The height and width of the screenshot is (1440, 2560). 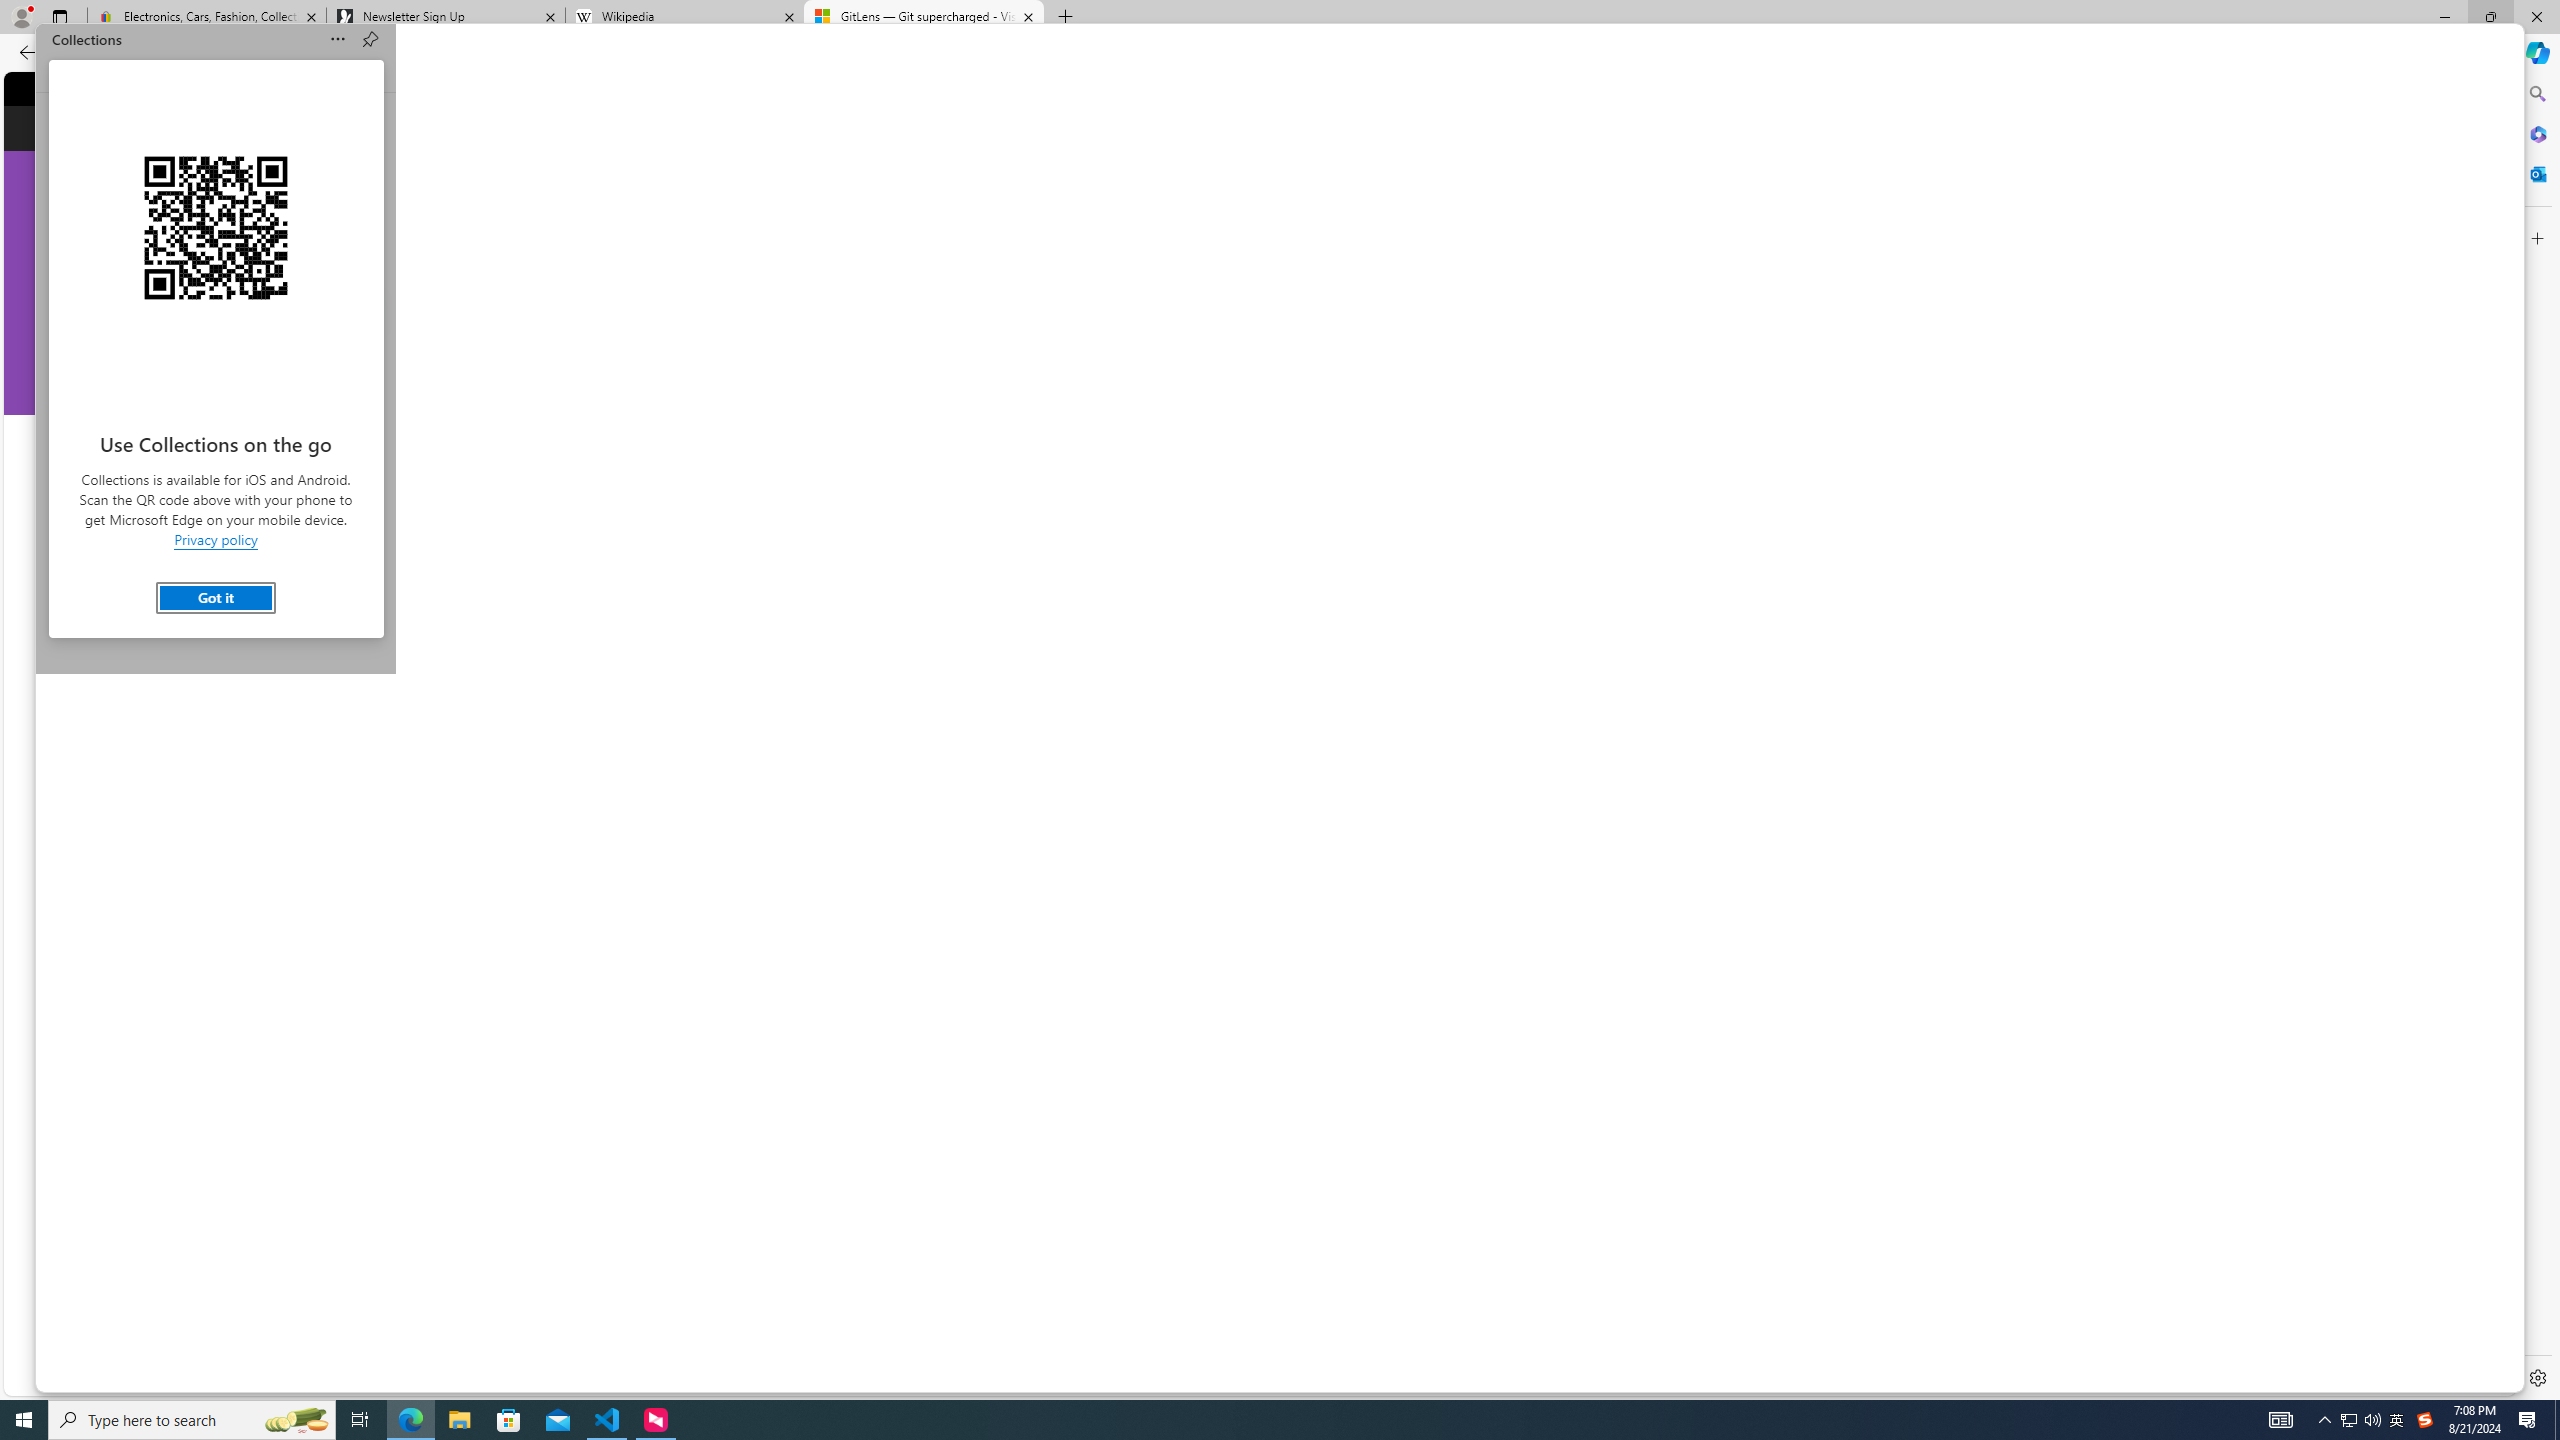 I want to click on 'Pin Collections', so click(x=368, y=39).